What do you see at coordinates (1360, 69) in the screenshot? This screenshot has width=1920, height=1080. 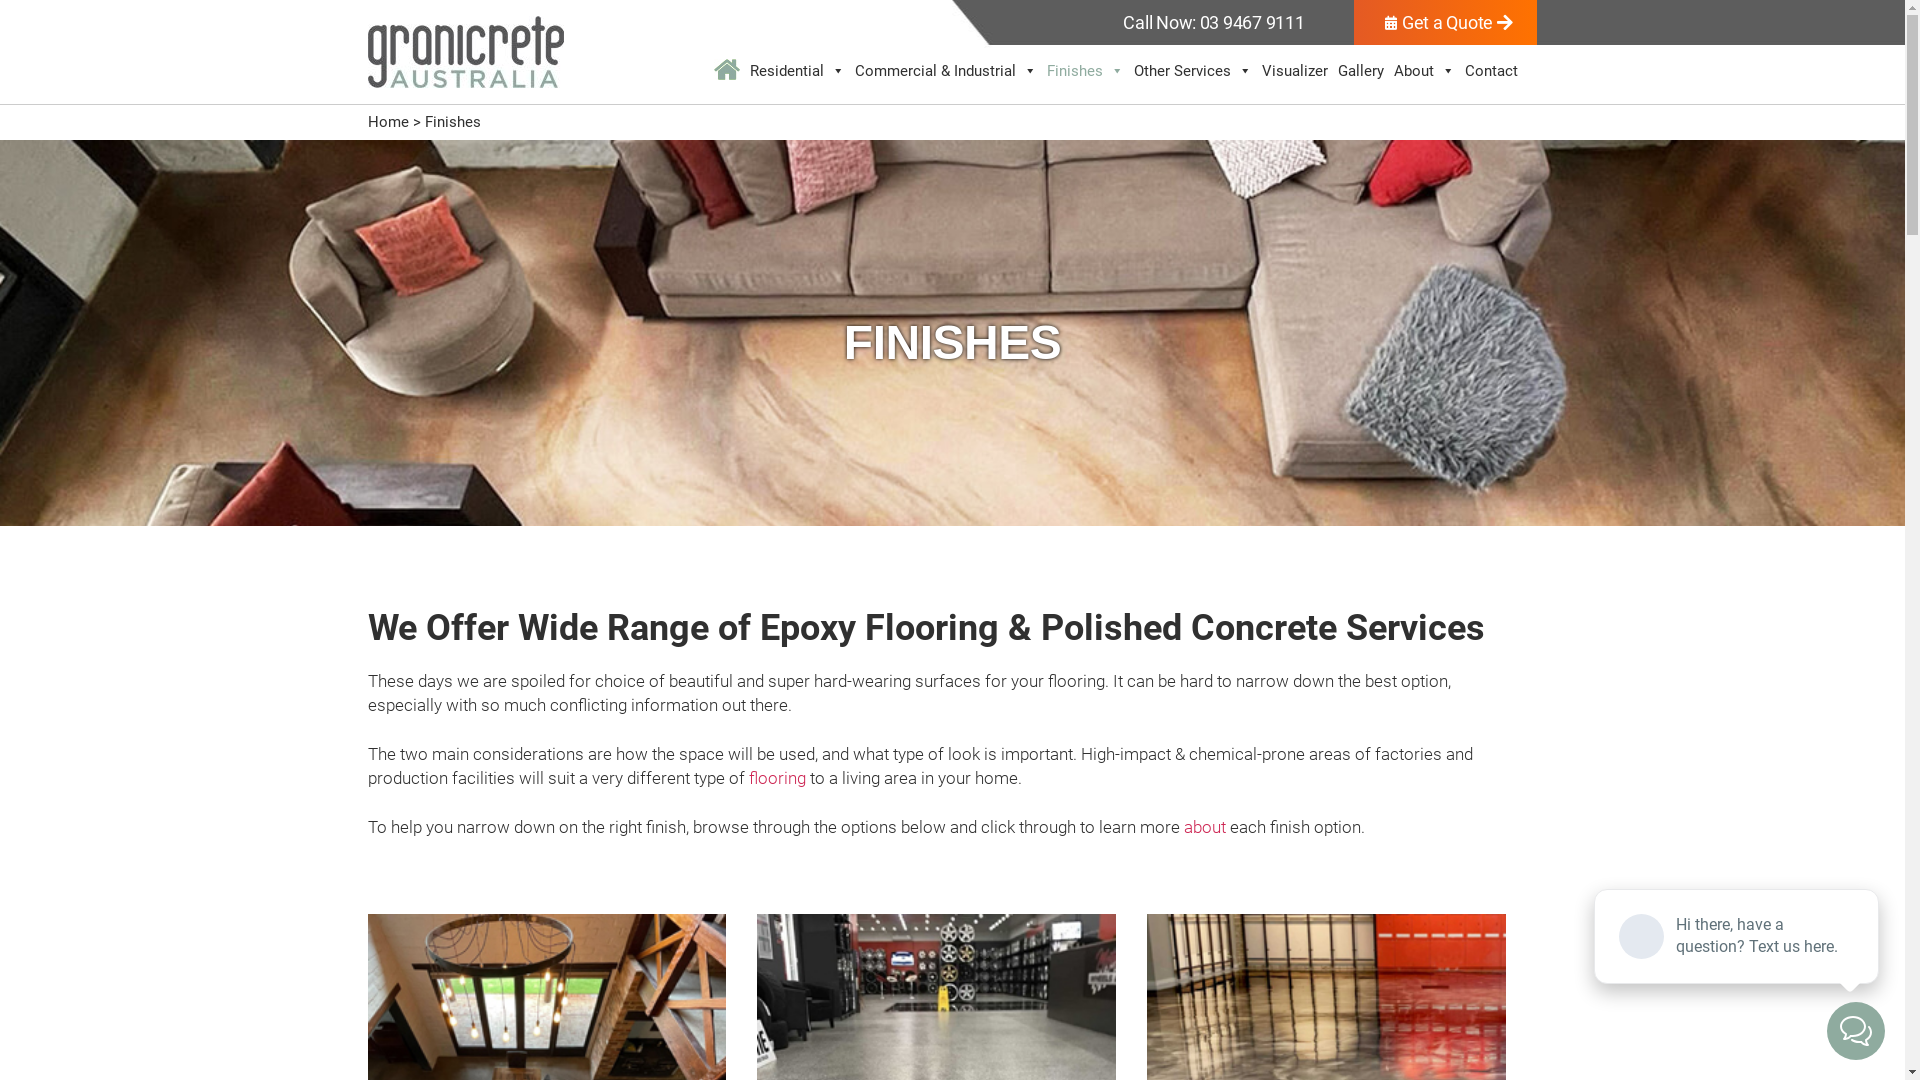 I see `'Gallery'` at bounding box center [1360, 69].